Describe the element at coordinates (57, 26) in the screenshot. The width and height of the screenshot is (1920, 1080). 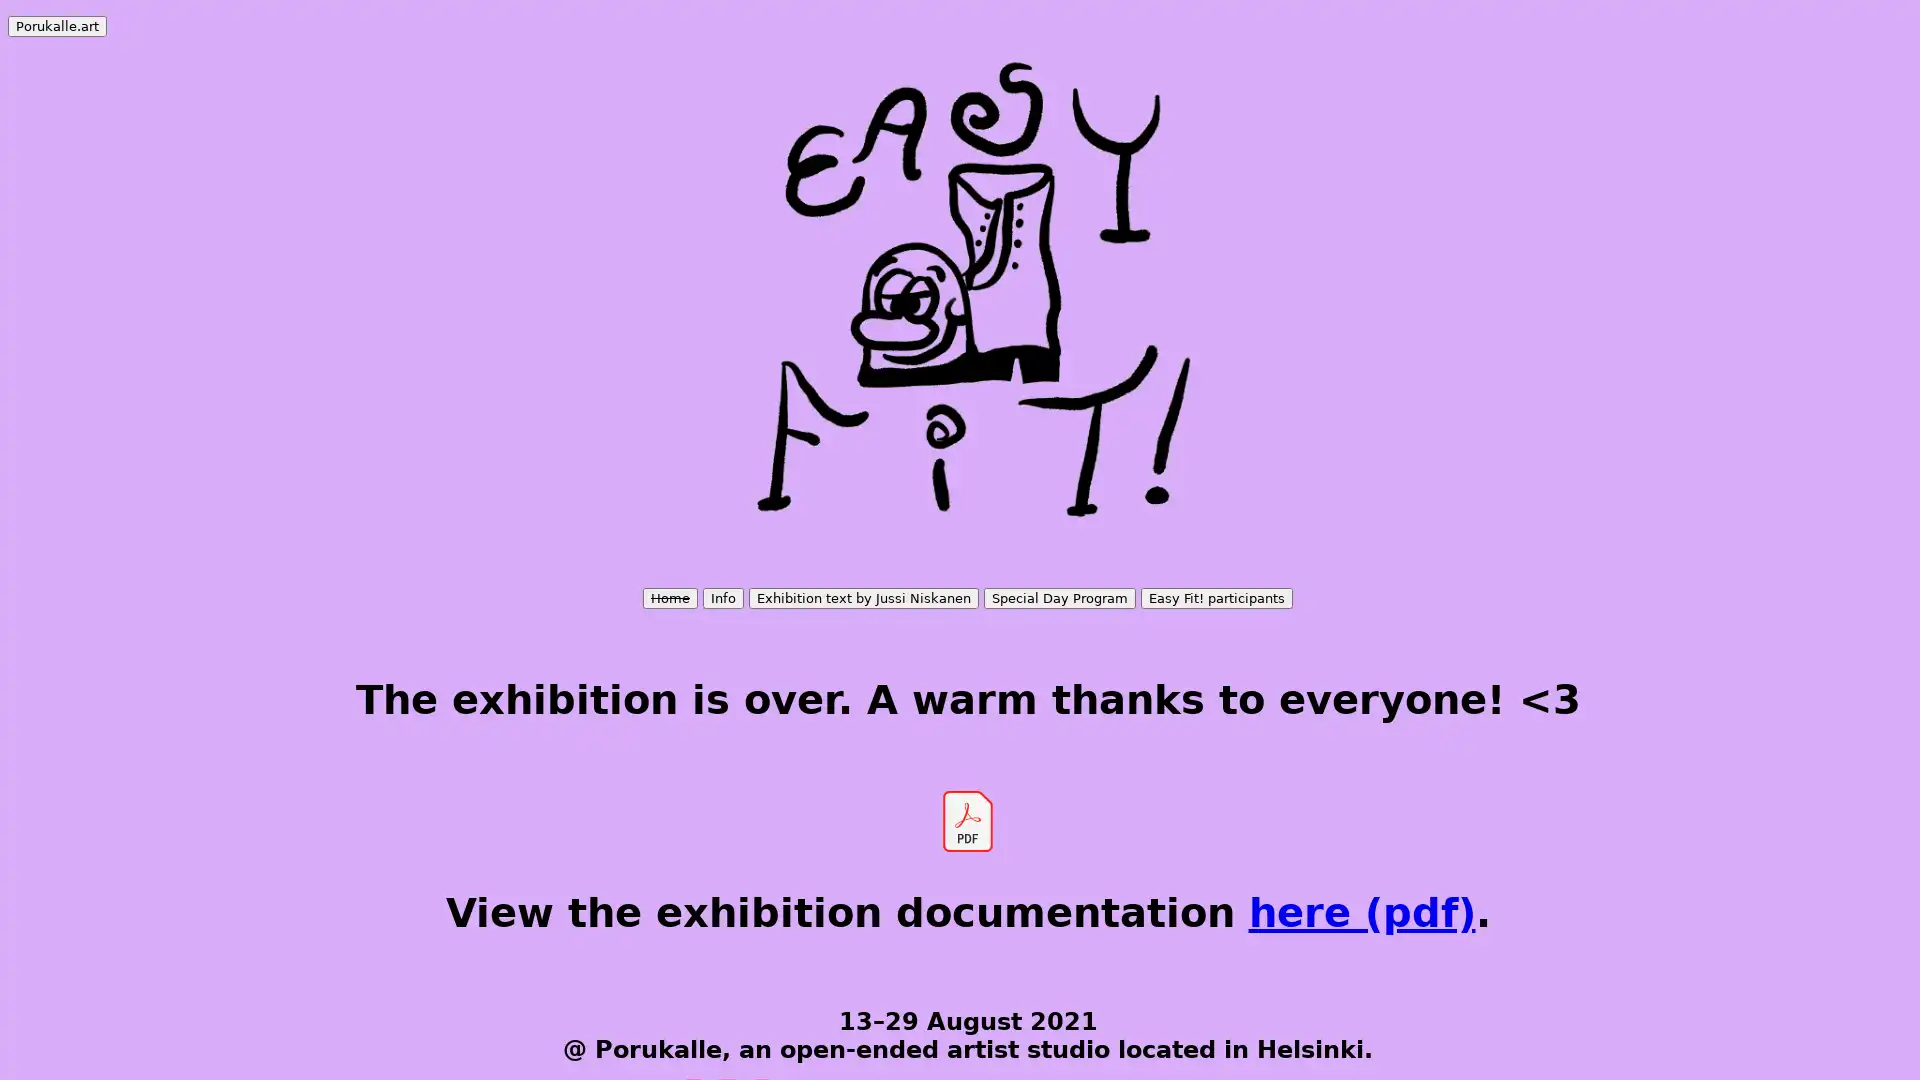
I see `Porukalle.art` at that location.